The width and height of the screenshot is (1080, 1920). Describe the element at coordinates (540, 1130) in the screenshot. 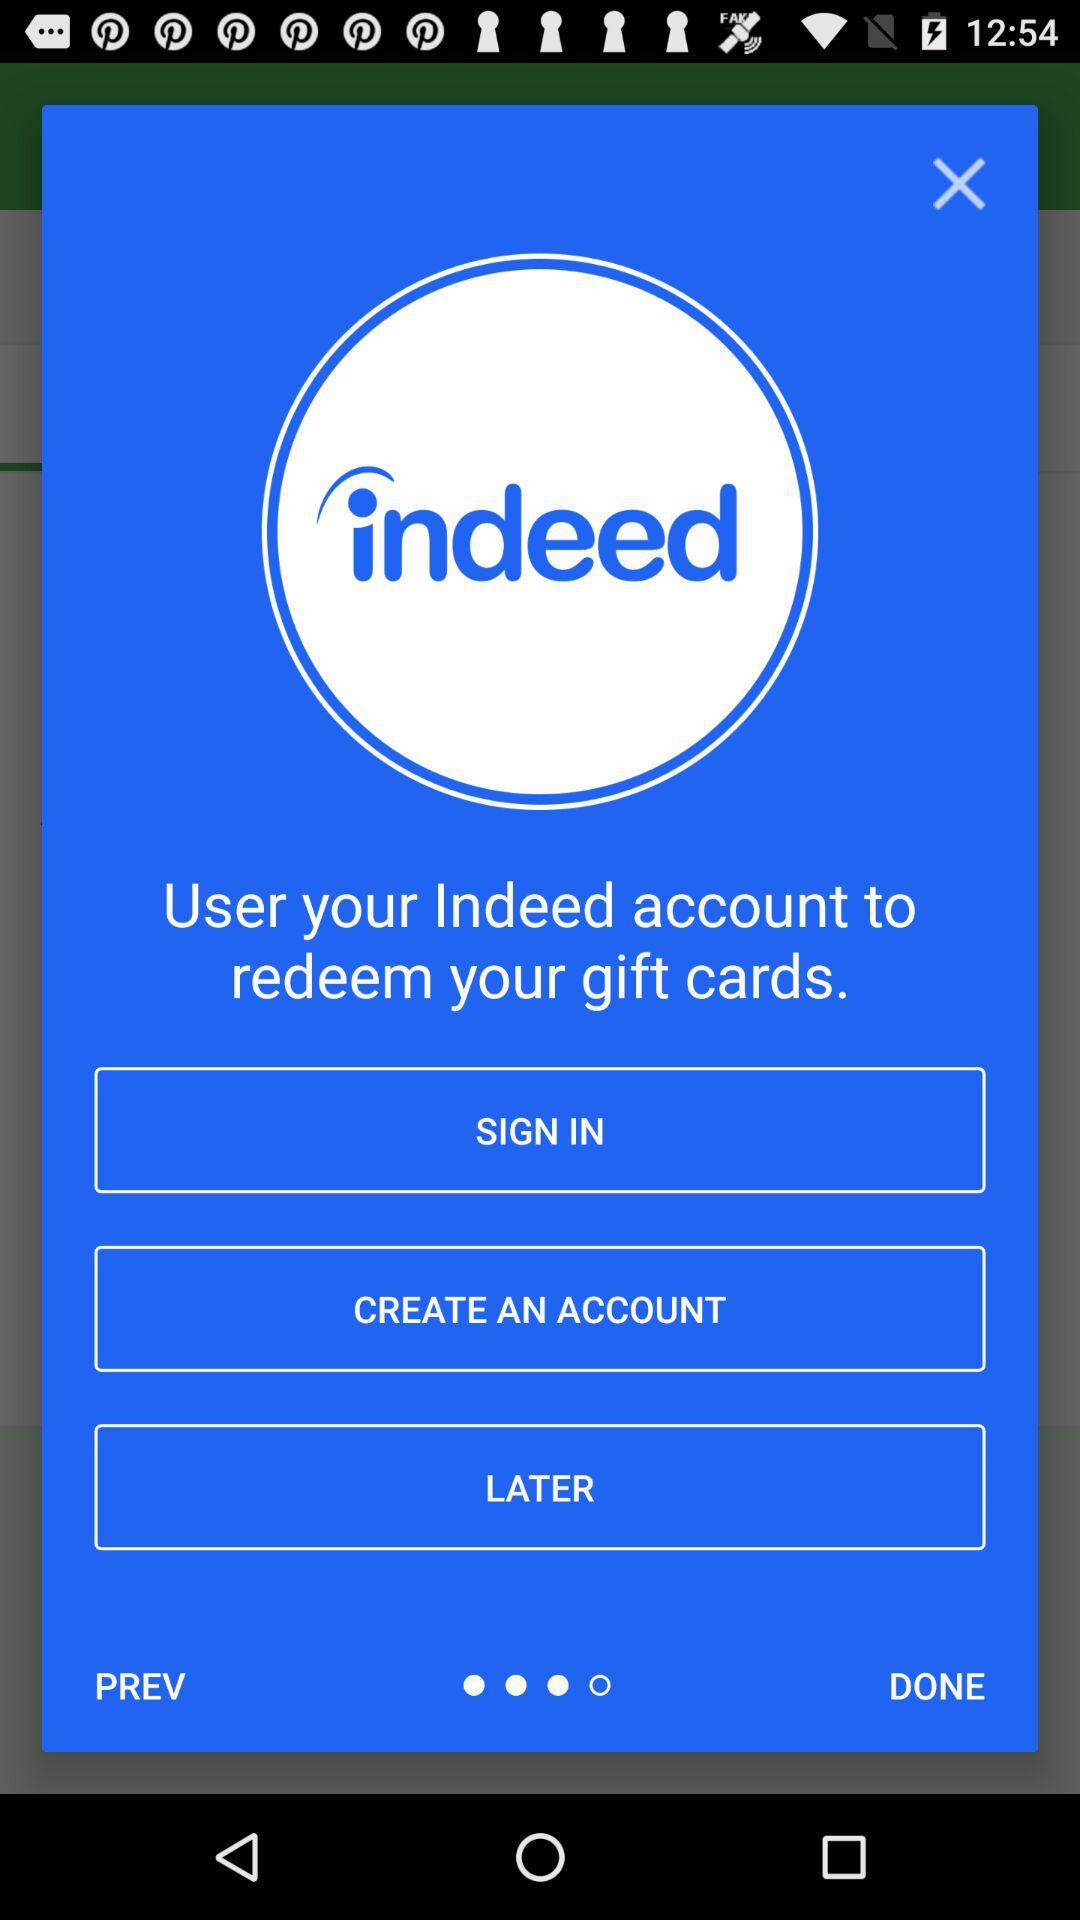

I see `the sign in icon` at that location.